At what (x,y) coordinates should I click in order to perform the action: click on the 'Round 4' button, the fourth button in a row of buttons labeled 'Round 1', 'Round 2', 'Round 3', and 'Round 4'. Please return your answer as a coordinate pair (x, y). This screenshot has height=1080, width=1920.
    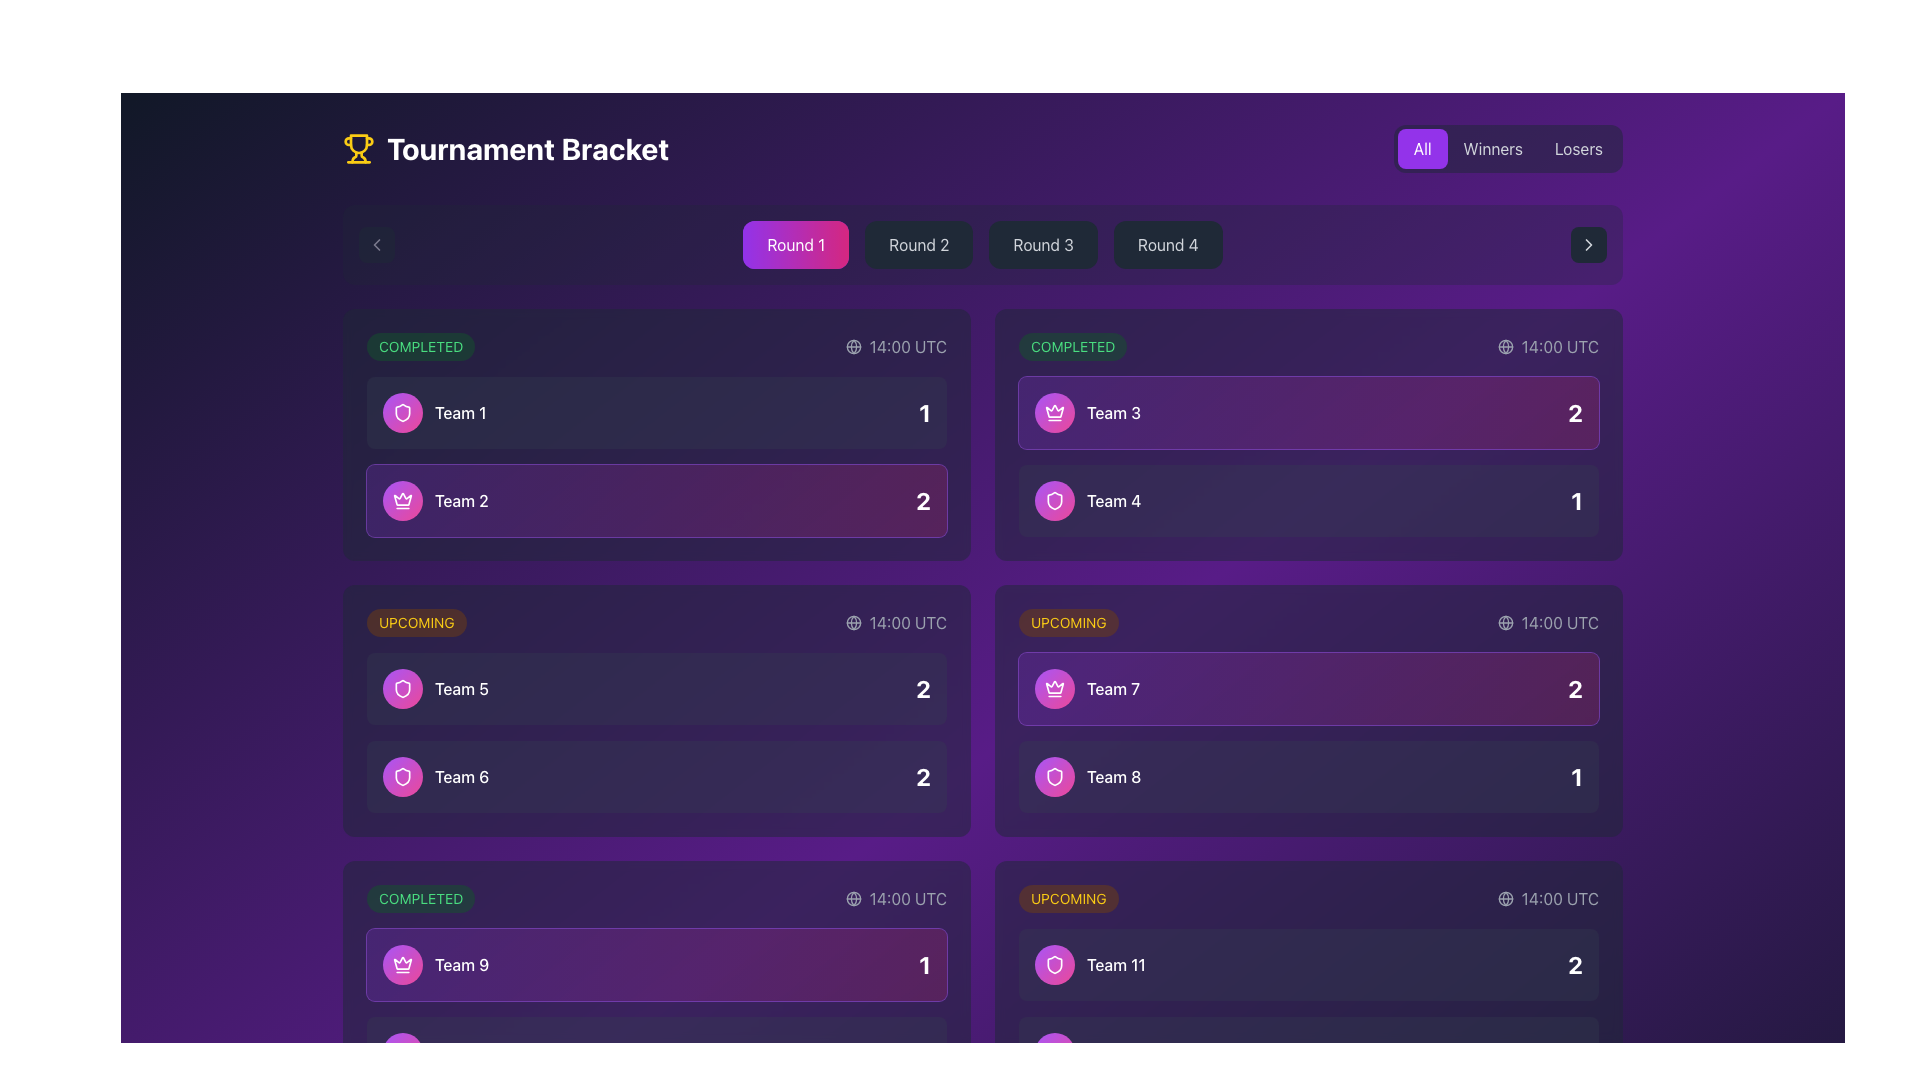
    Looking at the image, I should click on (1168, 244).